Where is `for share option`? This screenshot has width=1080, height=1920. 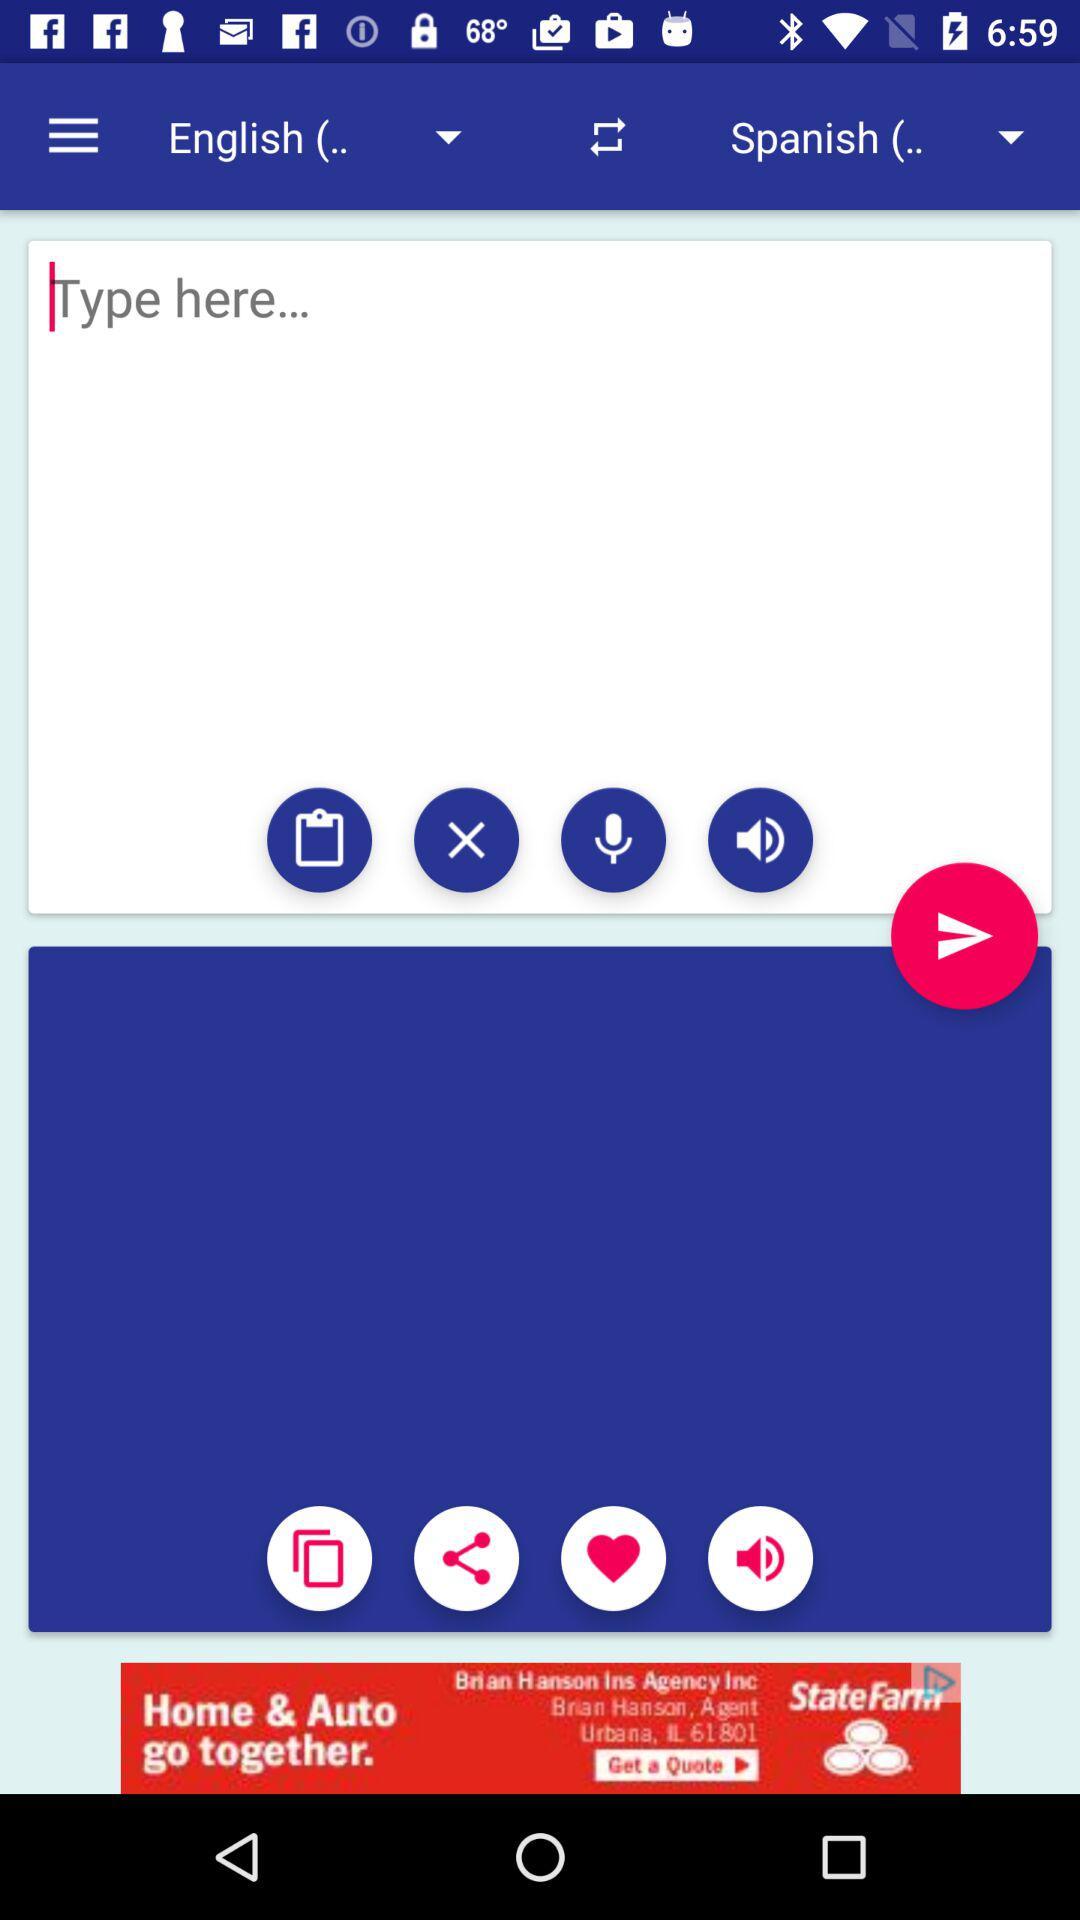 for share option is located at coordinates (466, 1557).